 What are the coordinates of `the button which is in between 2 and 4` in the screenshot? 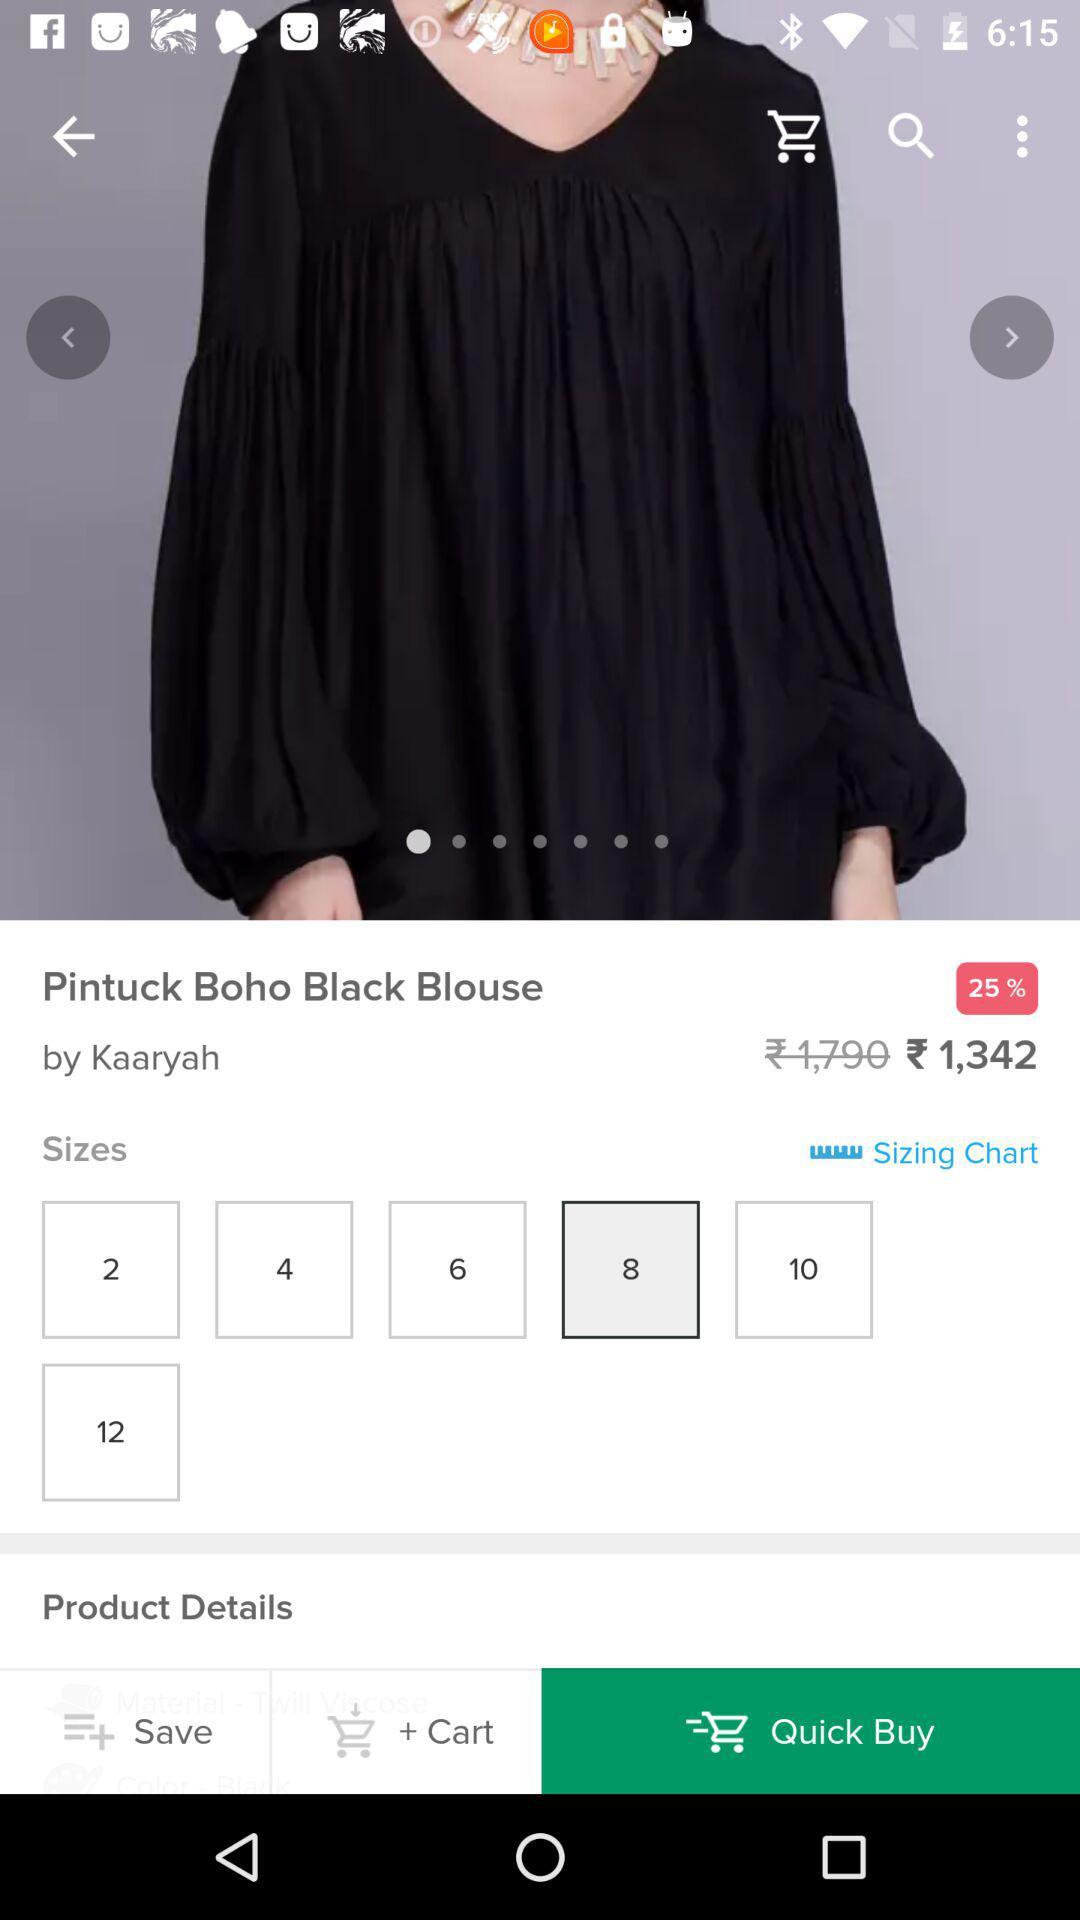 It's located at (284, 1269).